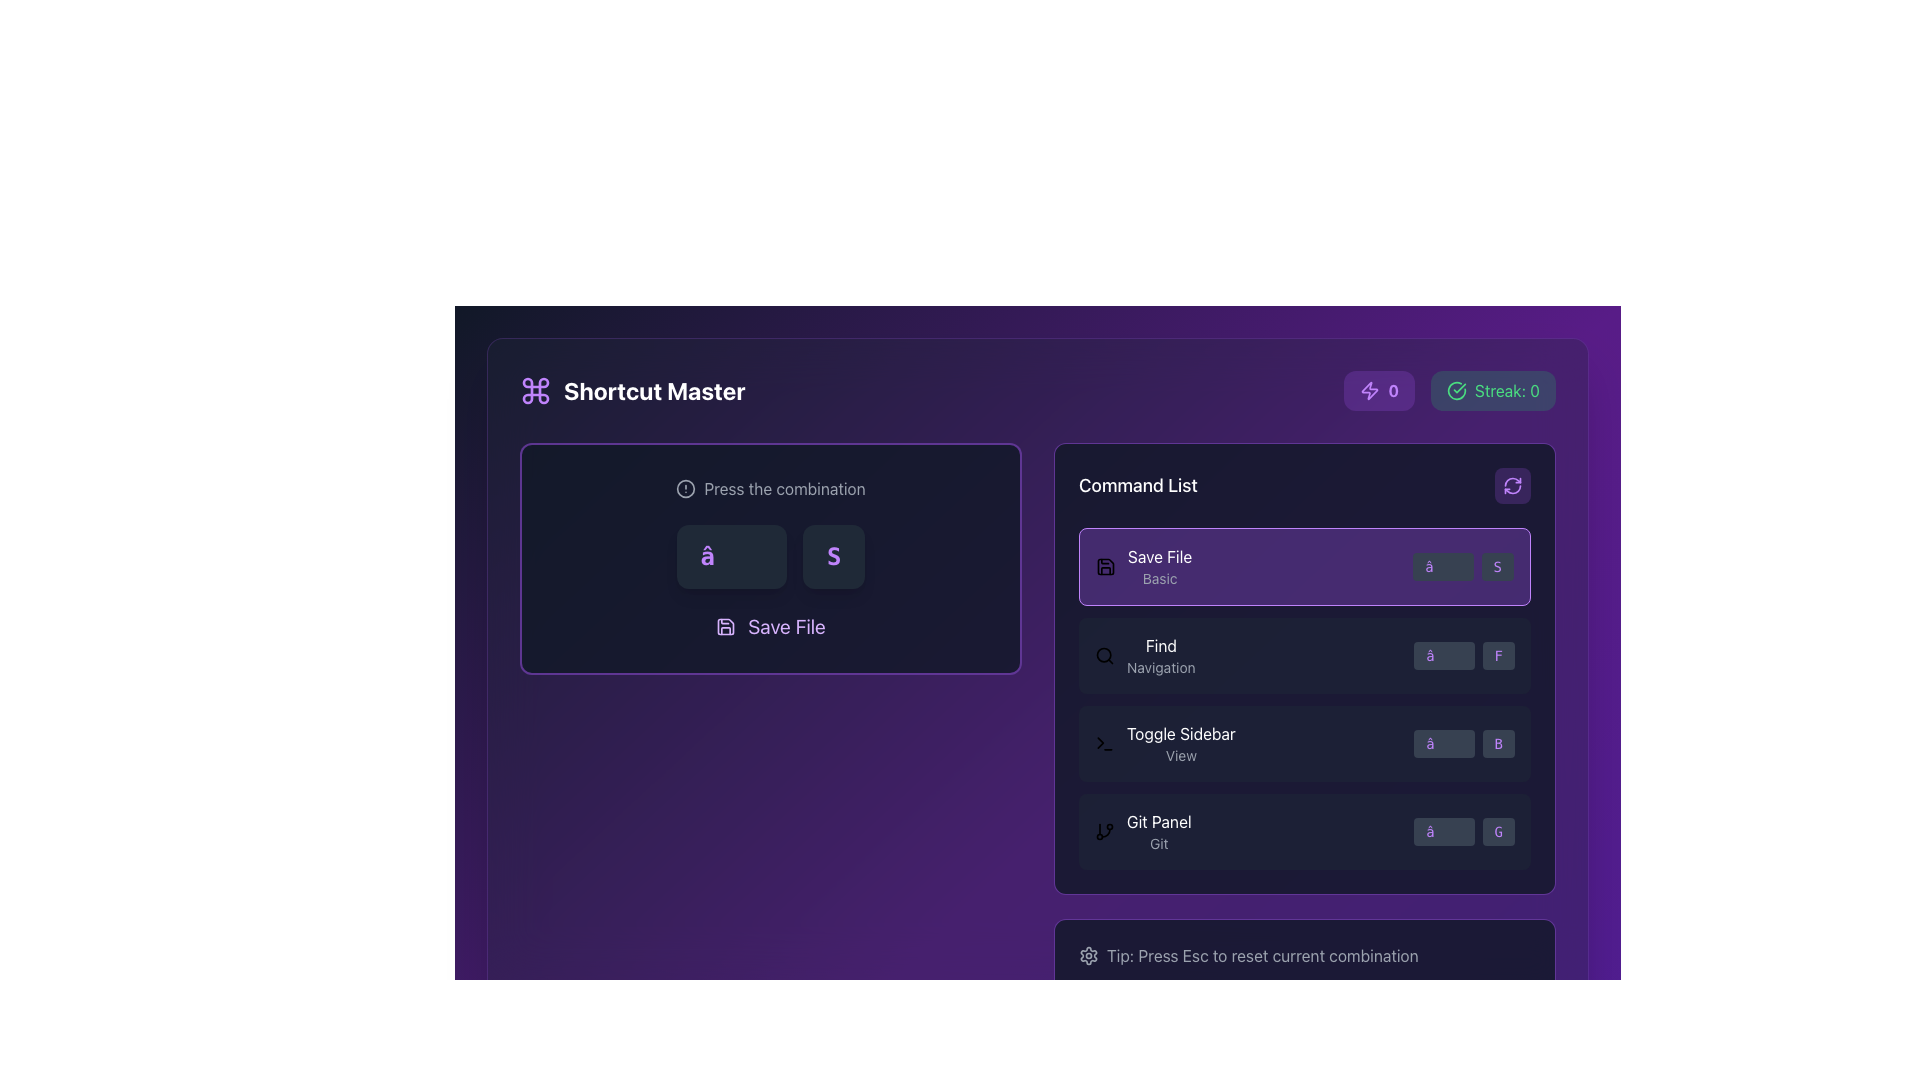 This screenshot has width=1920, height=1080. Describe the element at coordinates (1443, 567) in the screenshot. I see `the keyboard shortcut key representation component for the 'Save File' command located in the 'Command List' section` at that location.